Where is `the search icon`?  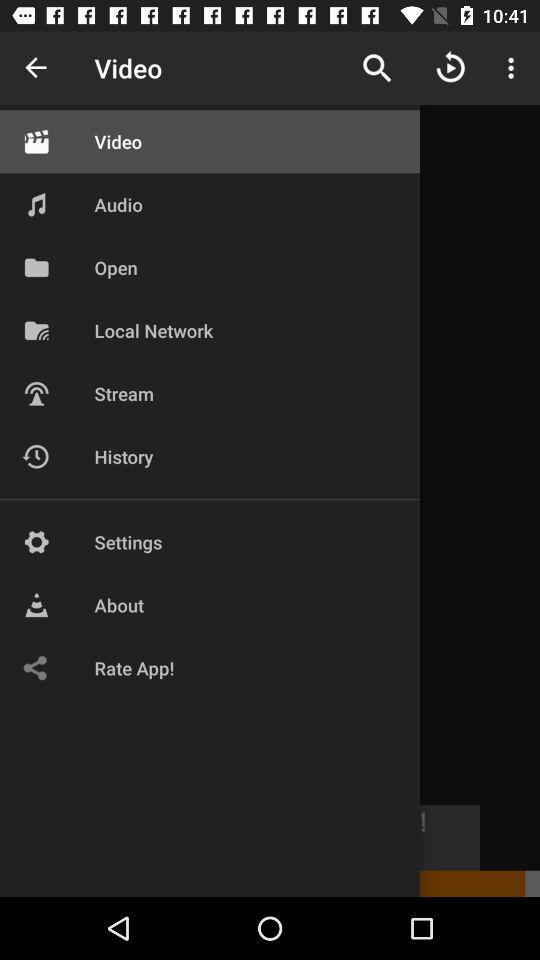 the search icon is located at coordinates (377, 68).